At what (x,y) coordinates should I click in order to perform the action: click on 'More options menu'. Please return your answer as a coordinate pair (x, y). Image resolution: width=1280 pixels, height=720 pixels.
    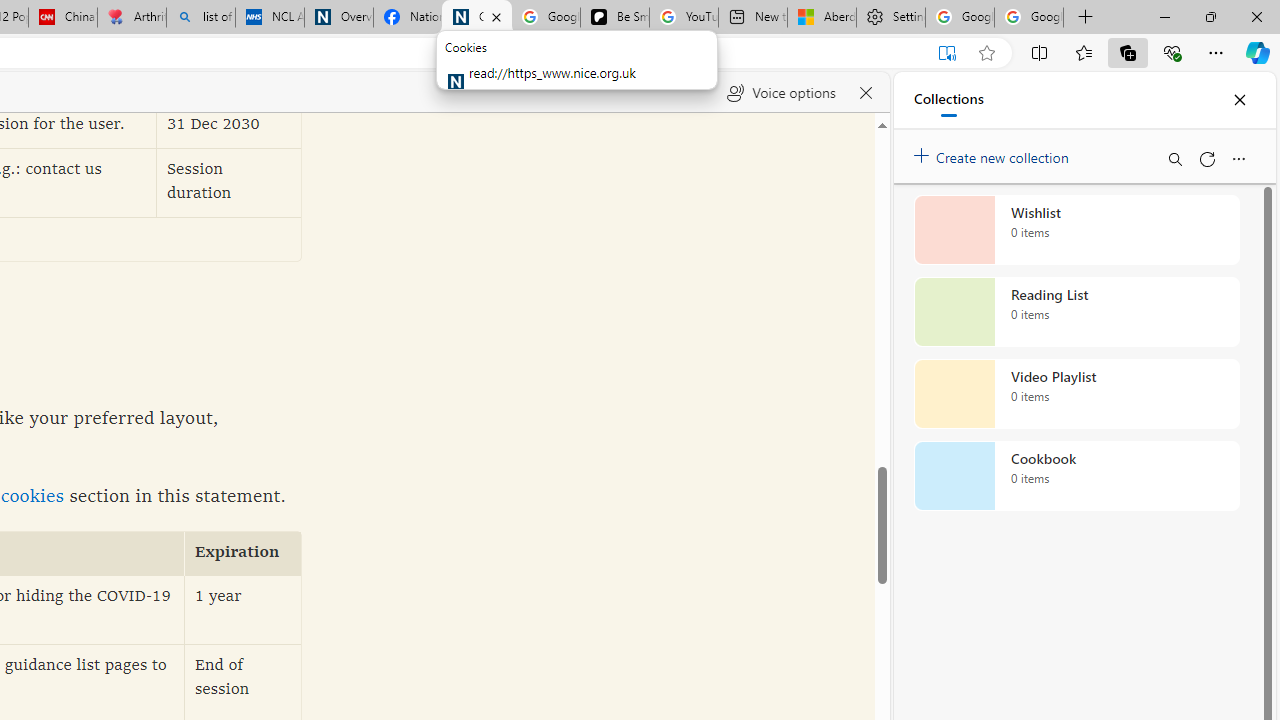
    Looking at the image, I should click on (1237, 158).